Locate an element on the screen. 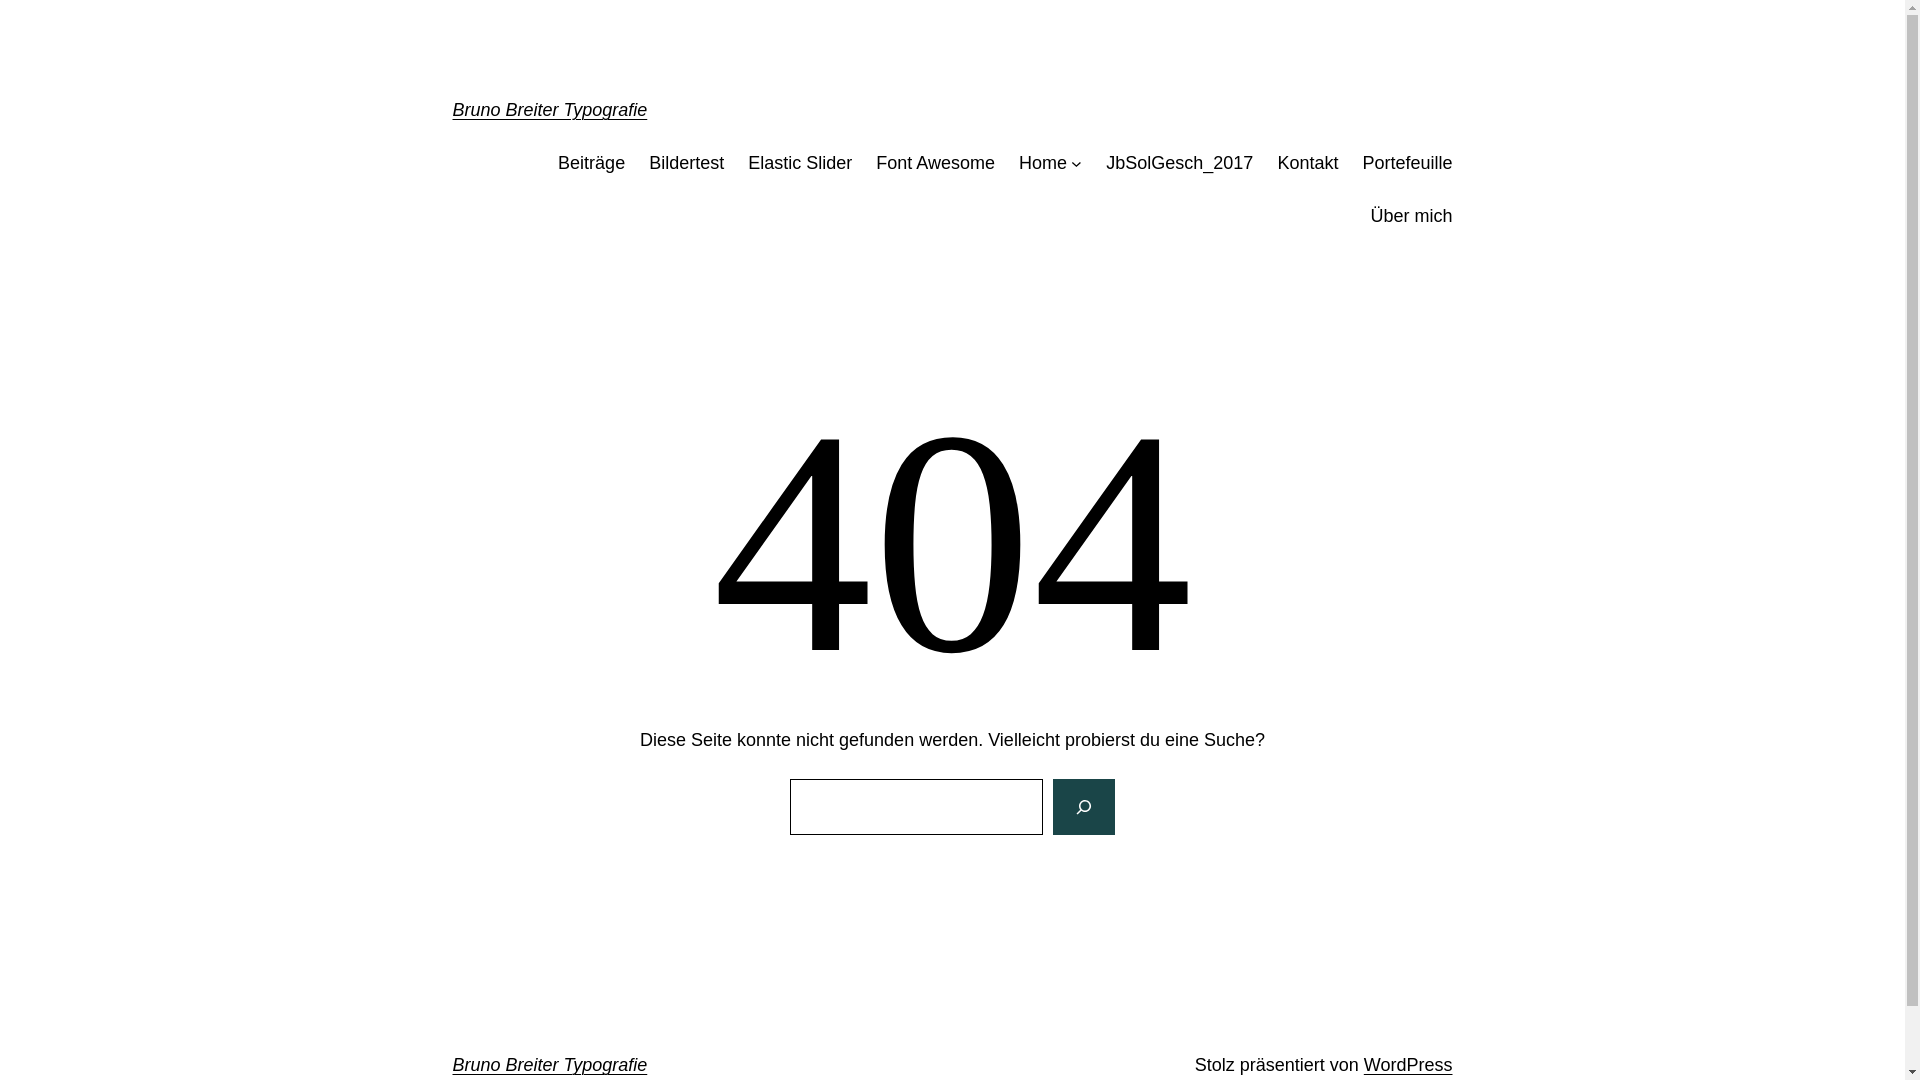 Image resolution: width=1920 pixels, height=1080 pixels. 'Bruno Breiter Typografie' is located at coordinates (549, 110).